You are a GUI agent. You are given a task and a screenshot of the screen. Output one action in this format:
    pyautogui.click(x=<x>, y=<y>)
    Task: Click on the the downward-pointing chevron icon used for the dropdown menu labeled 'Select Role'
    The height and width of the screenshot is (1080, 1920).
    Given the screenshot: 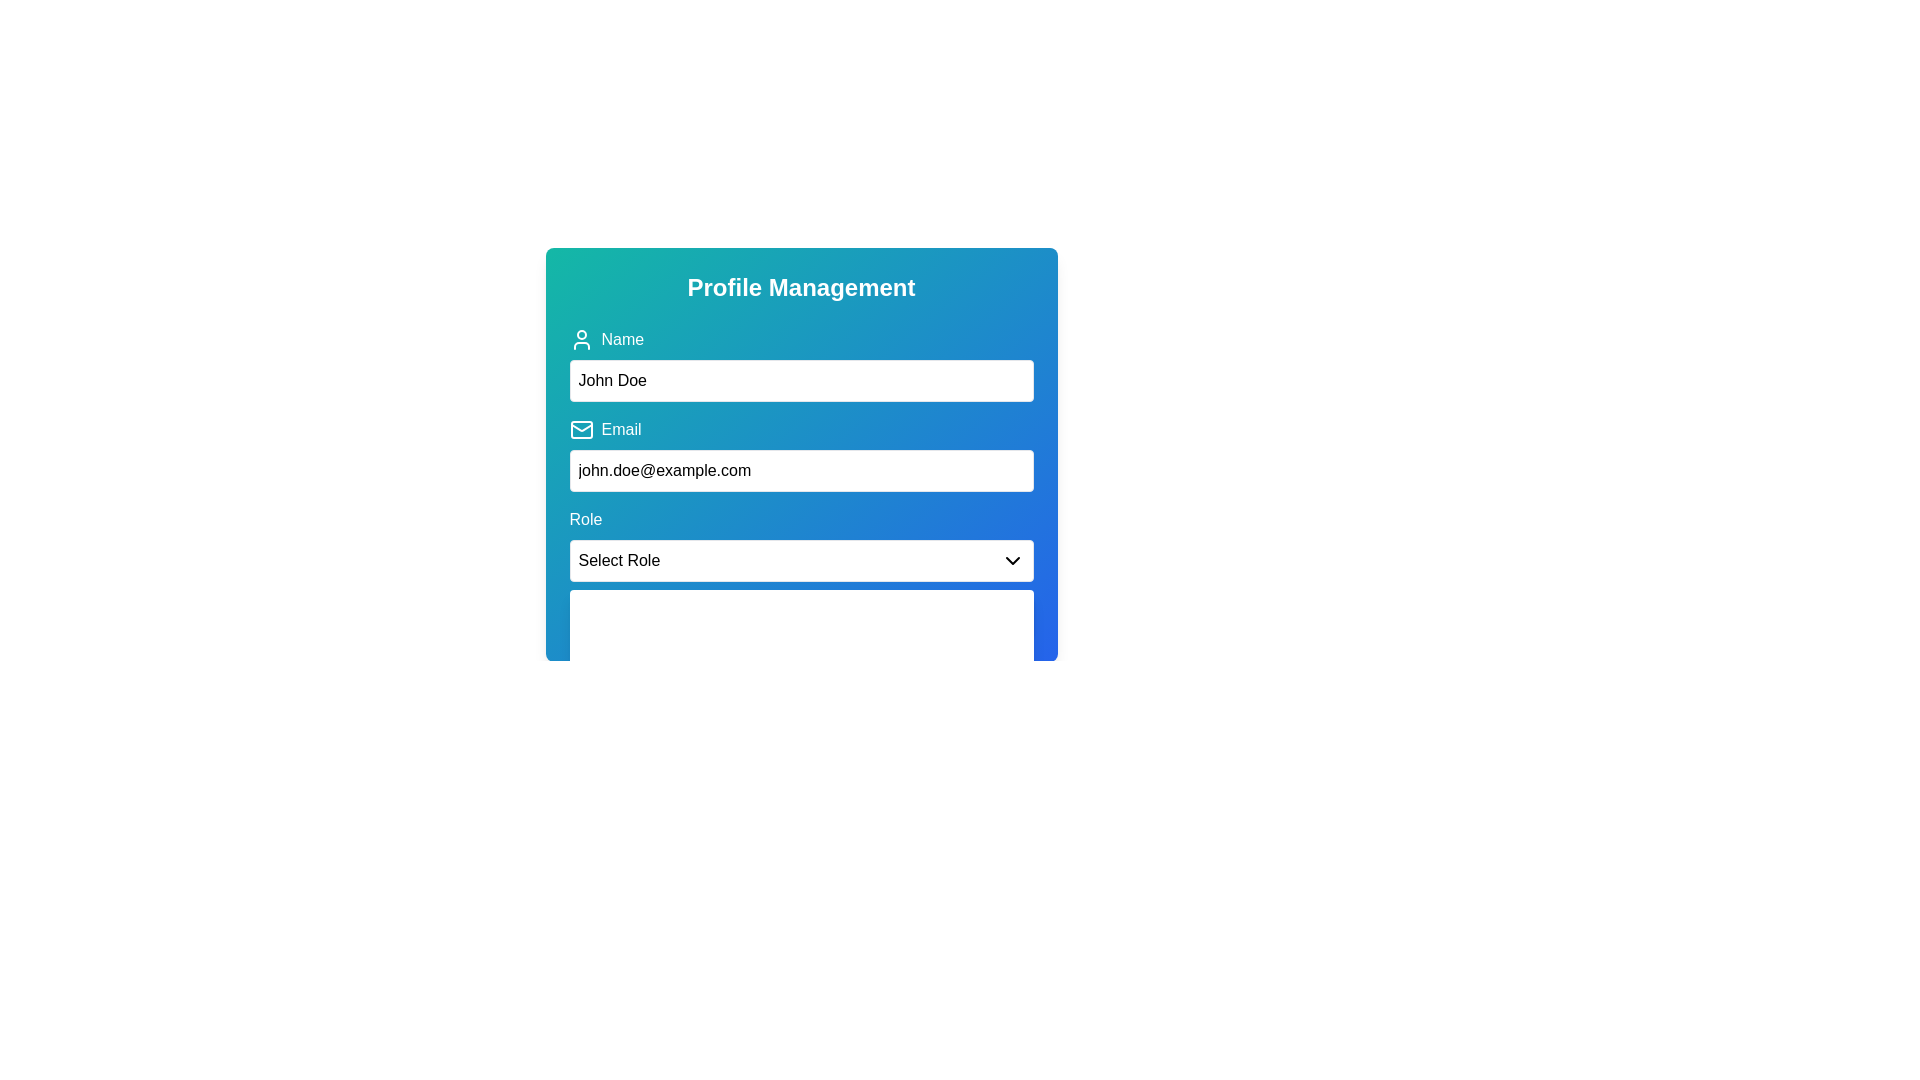 What is the action you would take?
    pyautogui.click(x=1012, y=560)
    